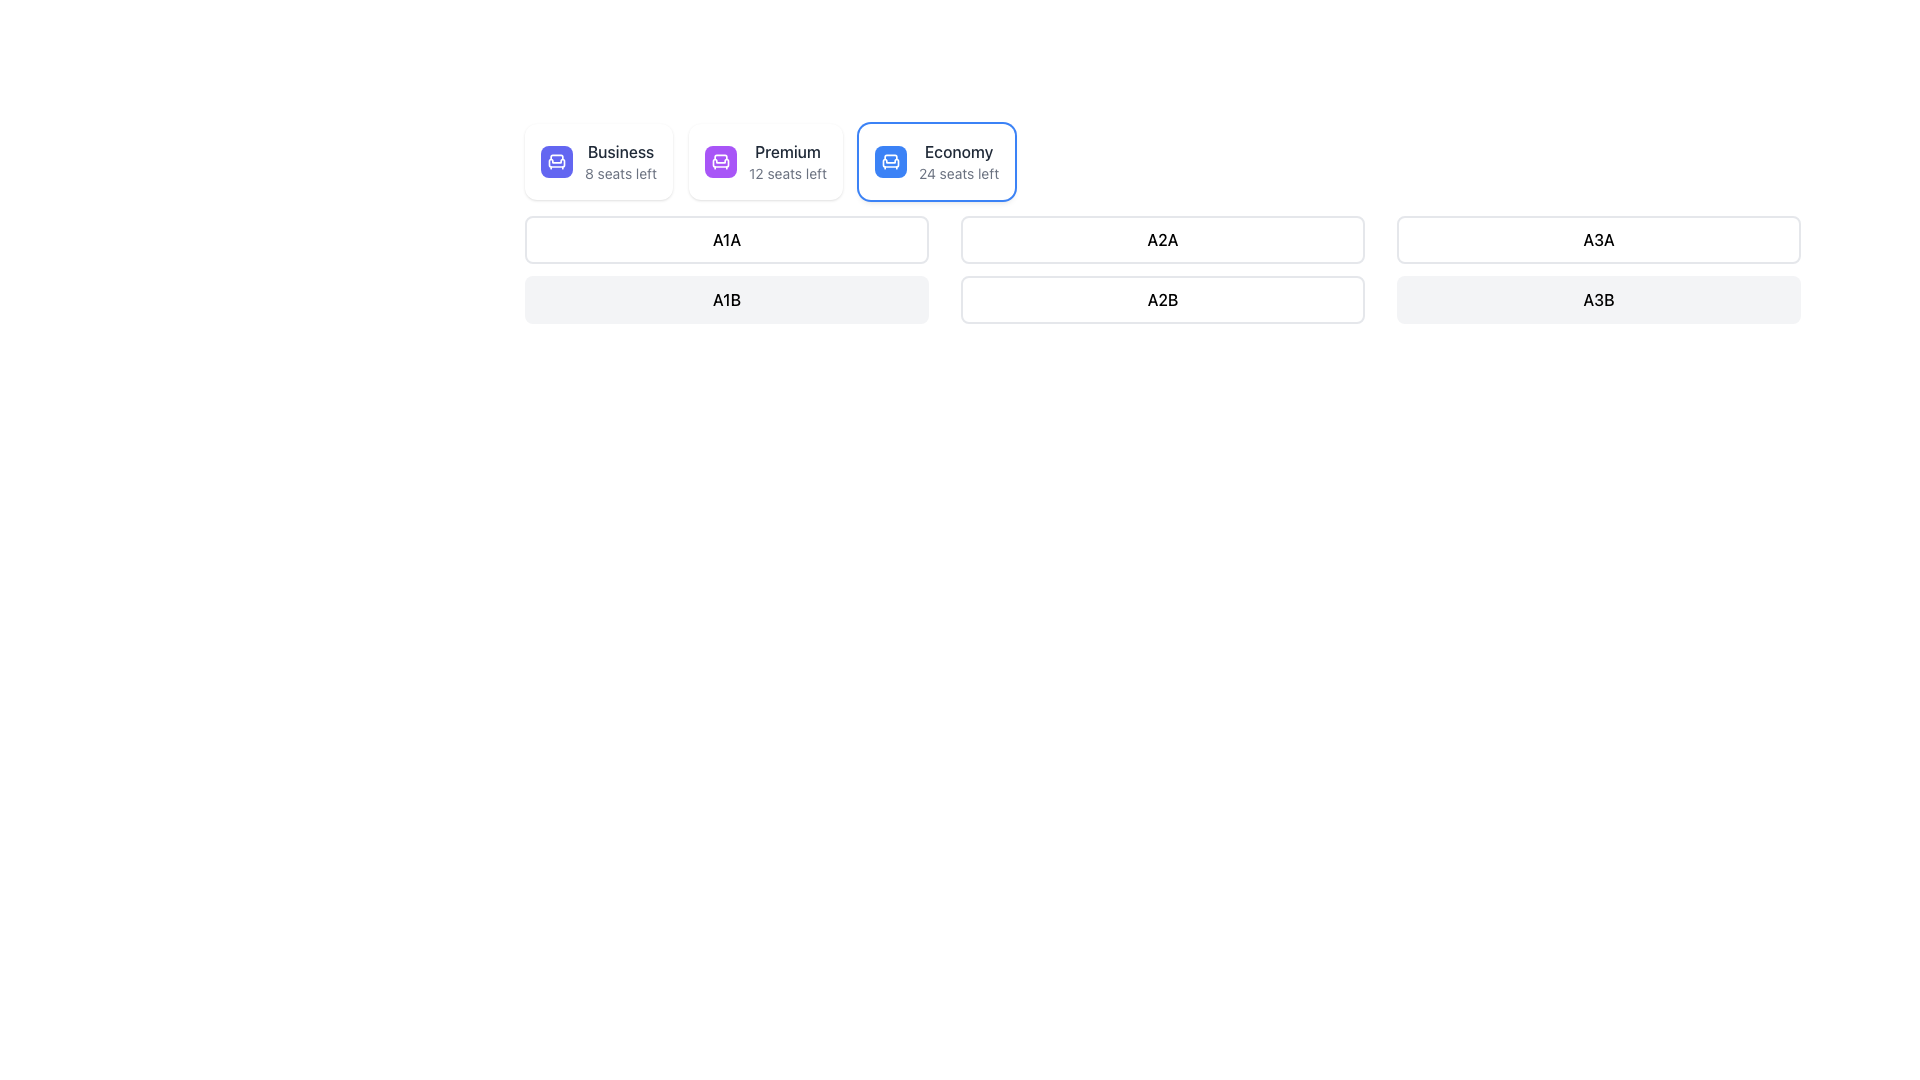 Image resolution: width=1920 pixels, height=1080 pixels. What do you see at coordinates (958, 172) in the screenshot?
I see `the Text Label indicating remaining seat availability below the 'Economy' label` at bounding box center [958, 172].